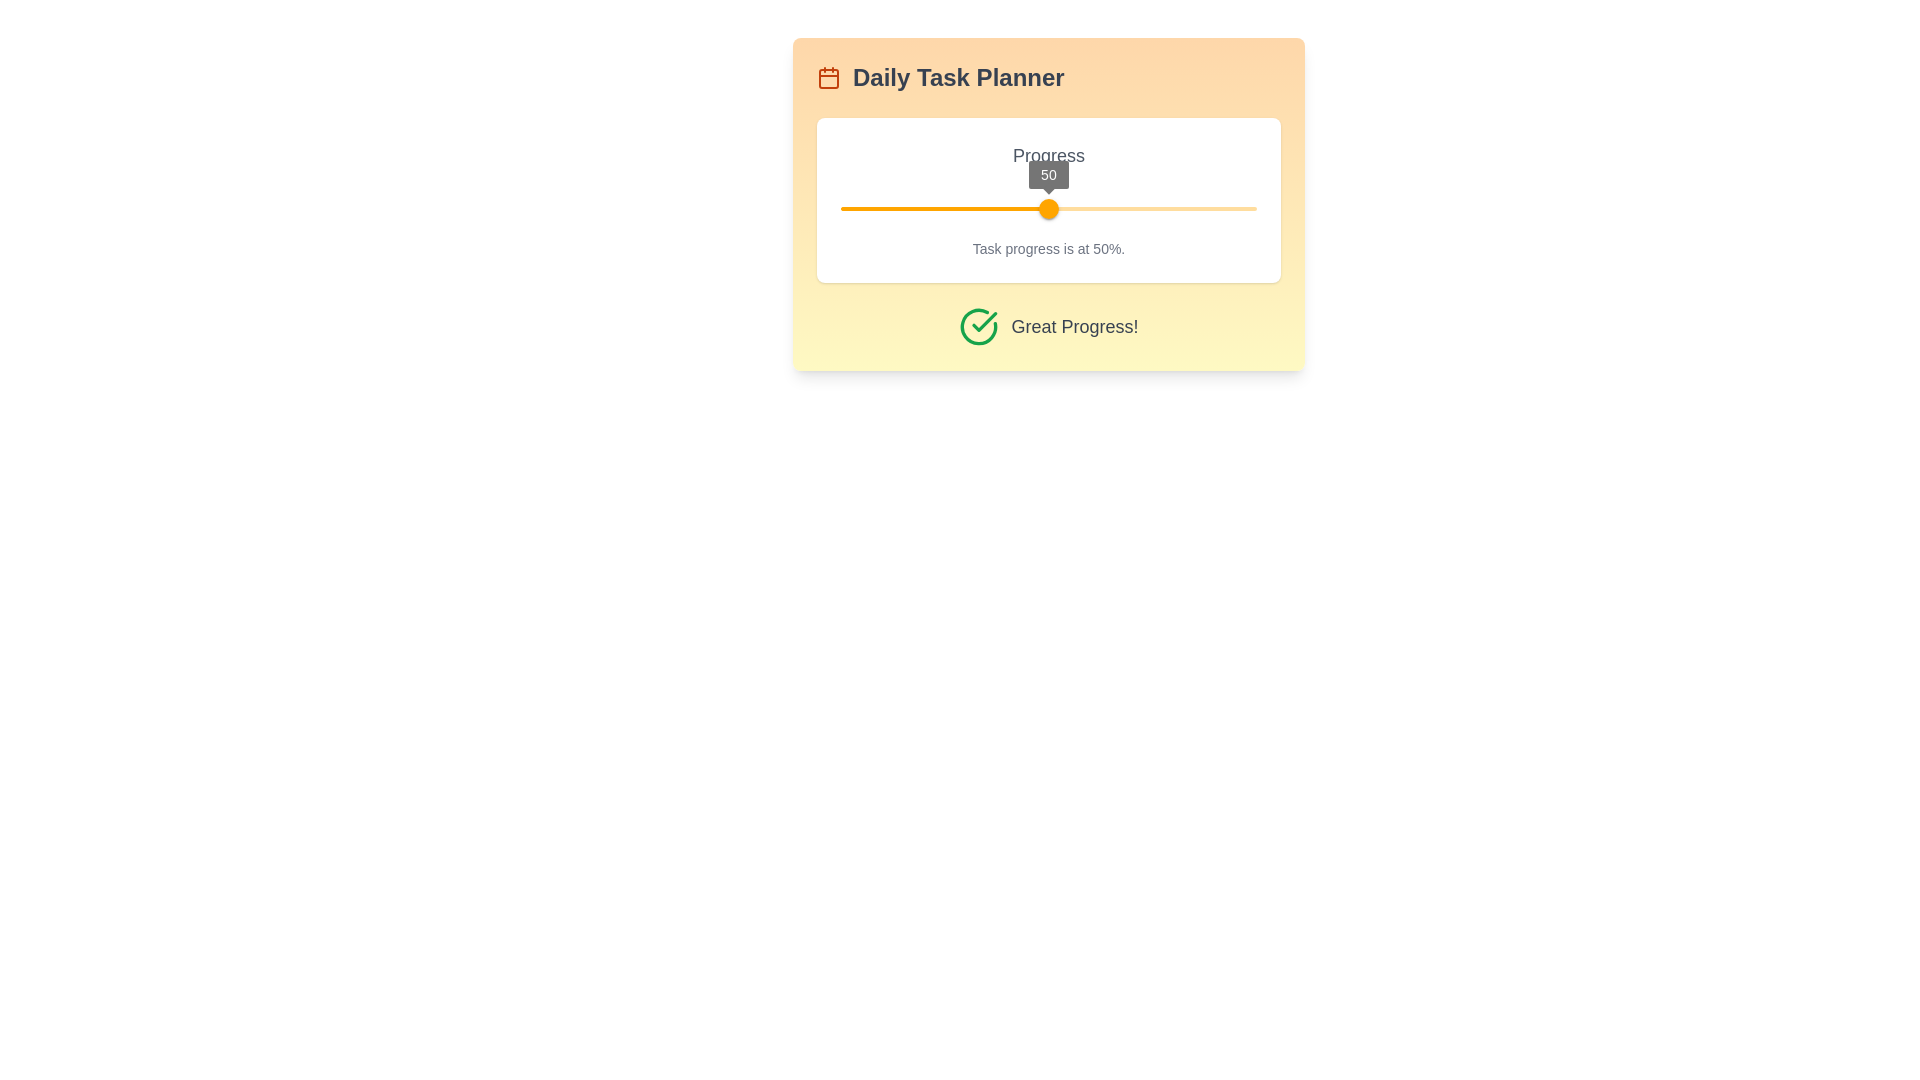  Describe the element at coordinates (1194, 208) in the screenshot. I see `the progress value` at that location.